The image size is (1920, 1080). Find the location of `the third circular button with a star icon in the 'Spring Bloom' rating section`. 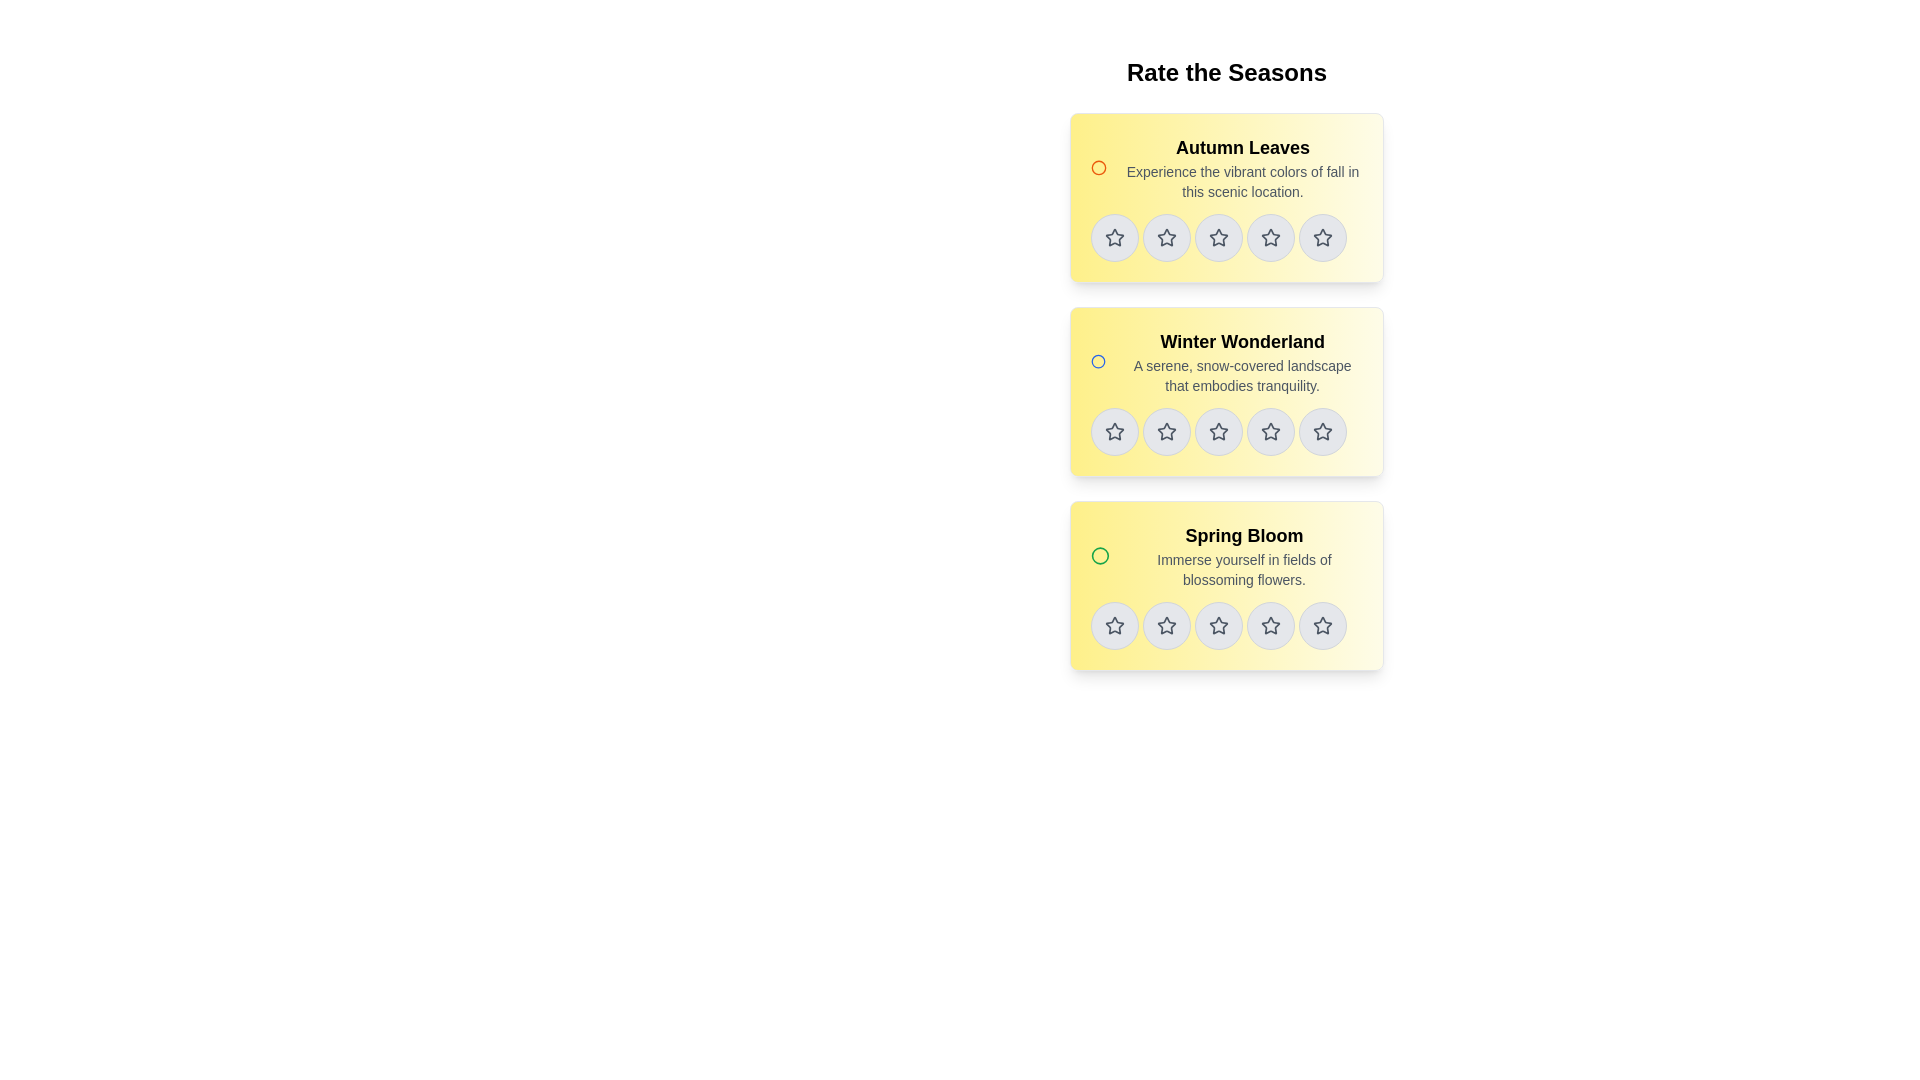

the third circular button with a star icon in the 'Spring Bloom' rating section is located at coordinates (1226, 624).